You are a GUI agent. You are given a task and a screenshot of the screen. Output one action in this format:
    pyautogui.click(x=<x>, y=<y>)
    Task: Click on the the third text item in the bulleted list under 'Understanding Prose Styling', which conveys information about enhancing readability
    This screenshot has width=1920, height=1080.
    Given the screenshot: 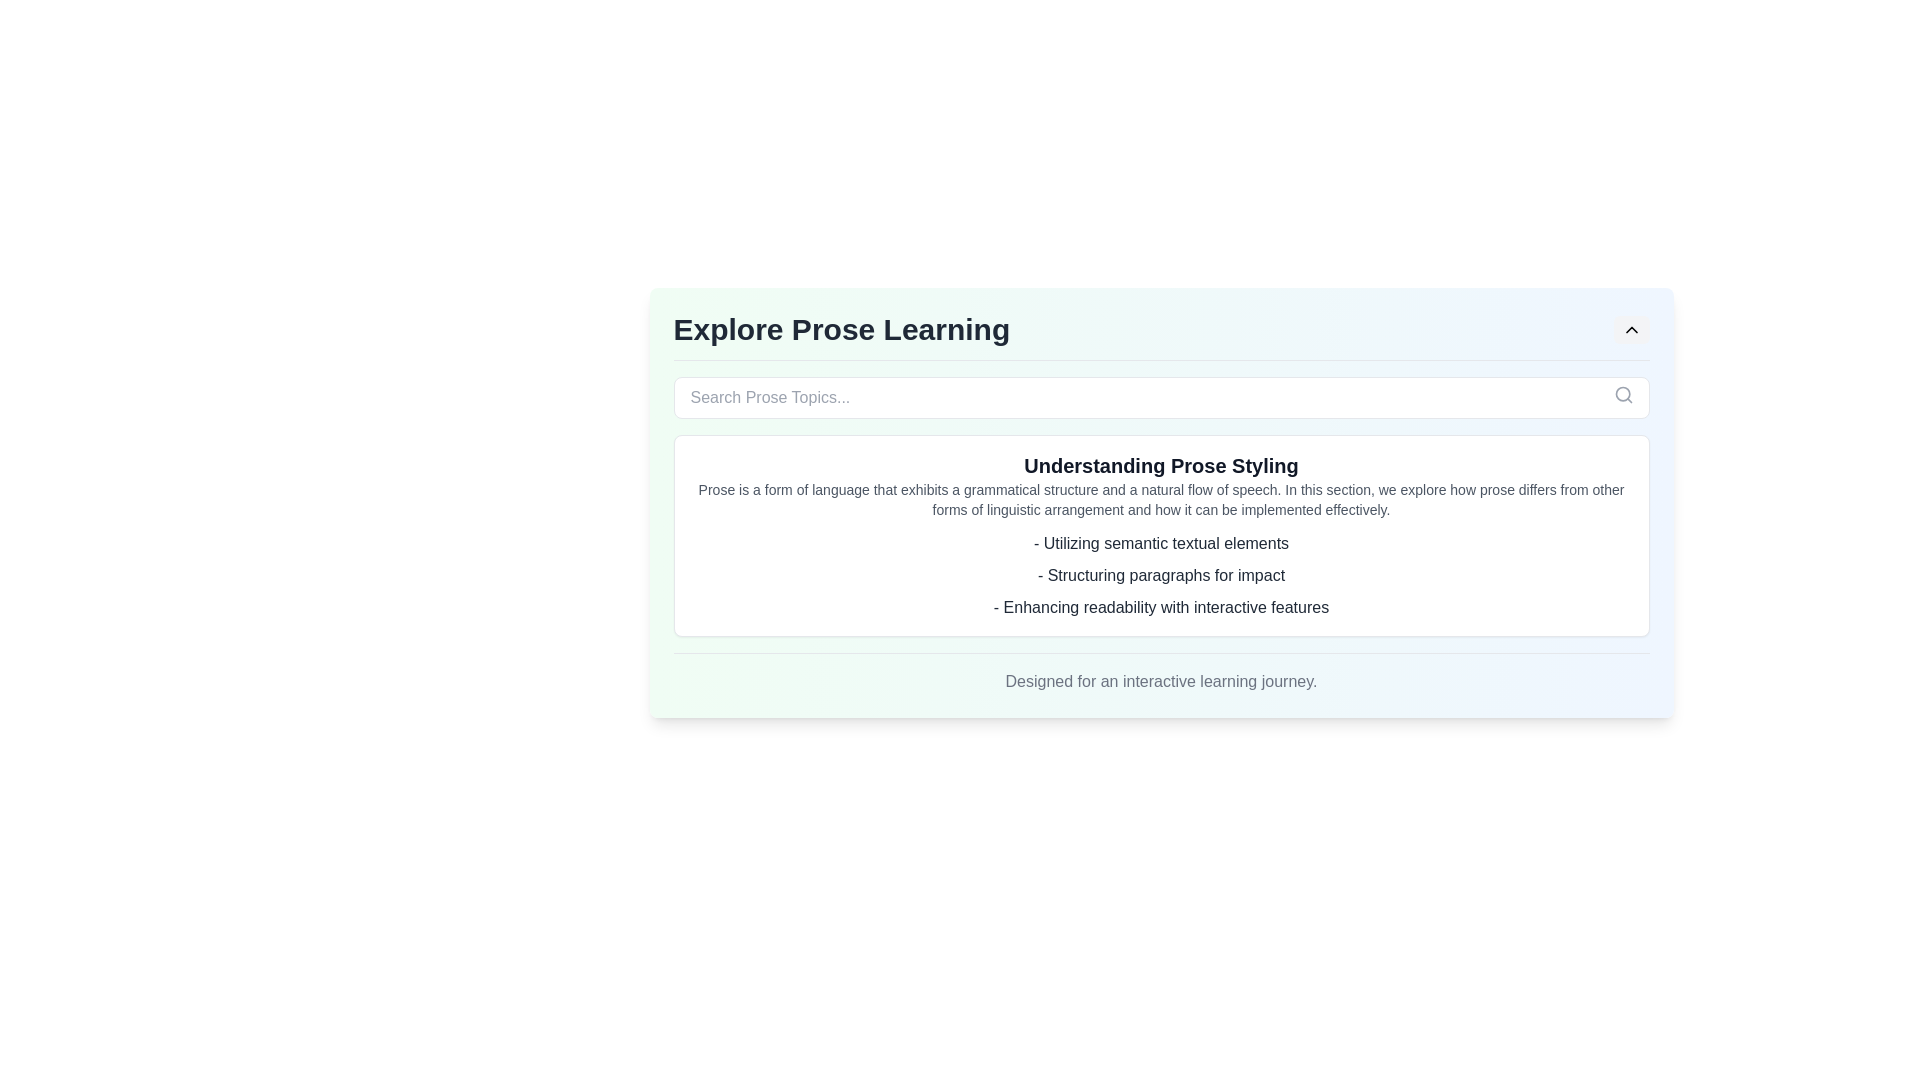 What is the action you would take?
    pyautogui.click(x=1161, y=607)
    